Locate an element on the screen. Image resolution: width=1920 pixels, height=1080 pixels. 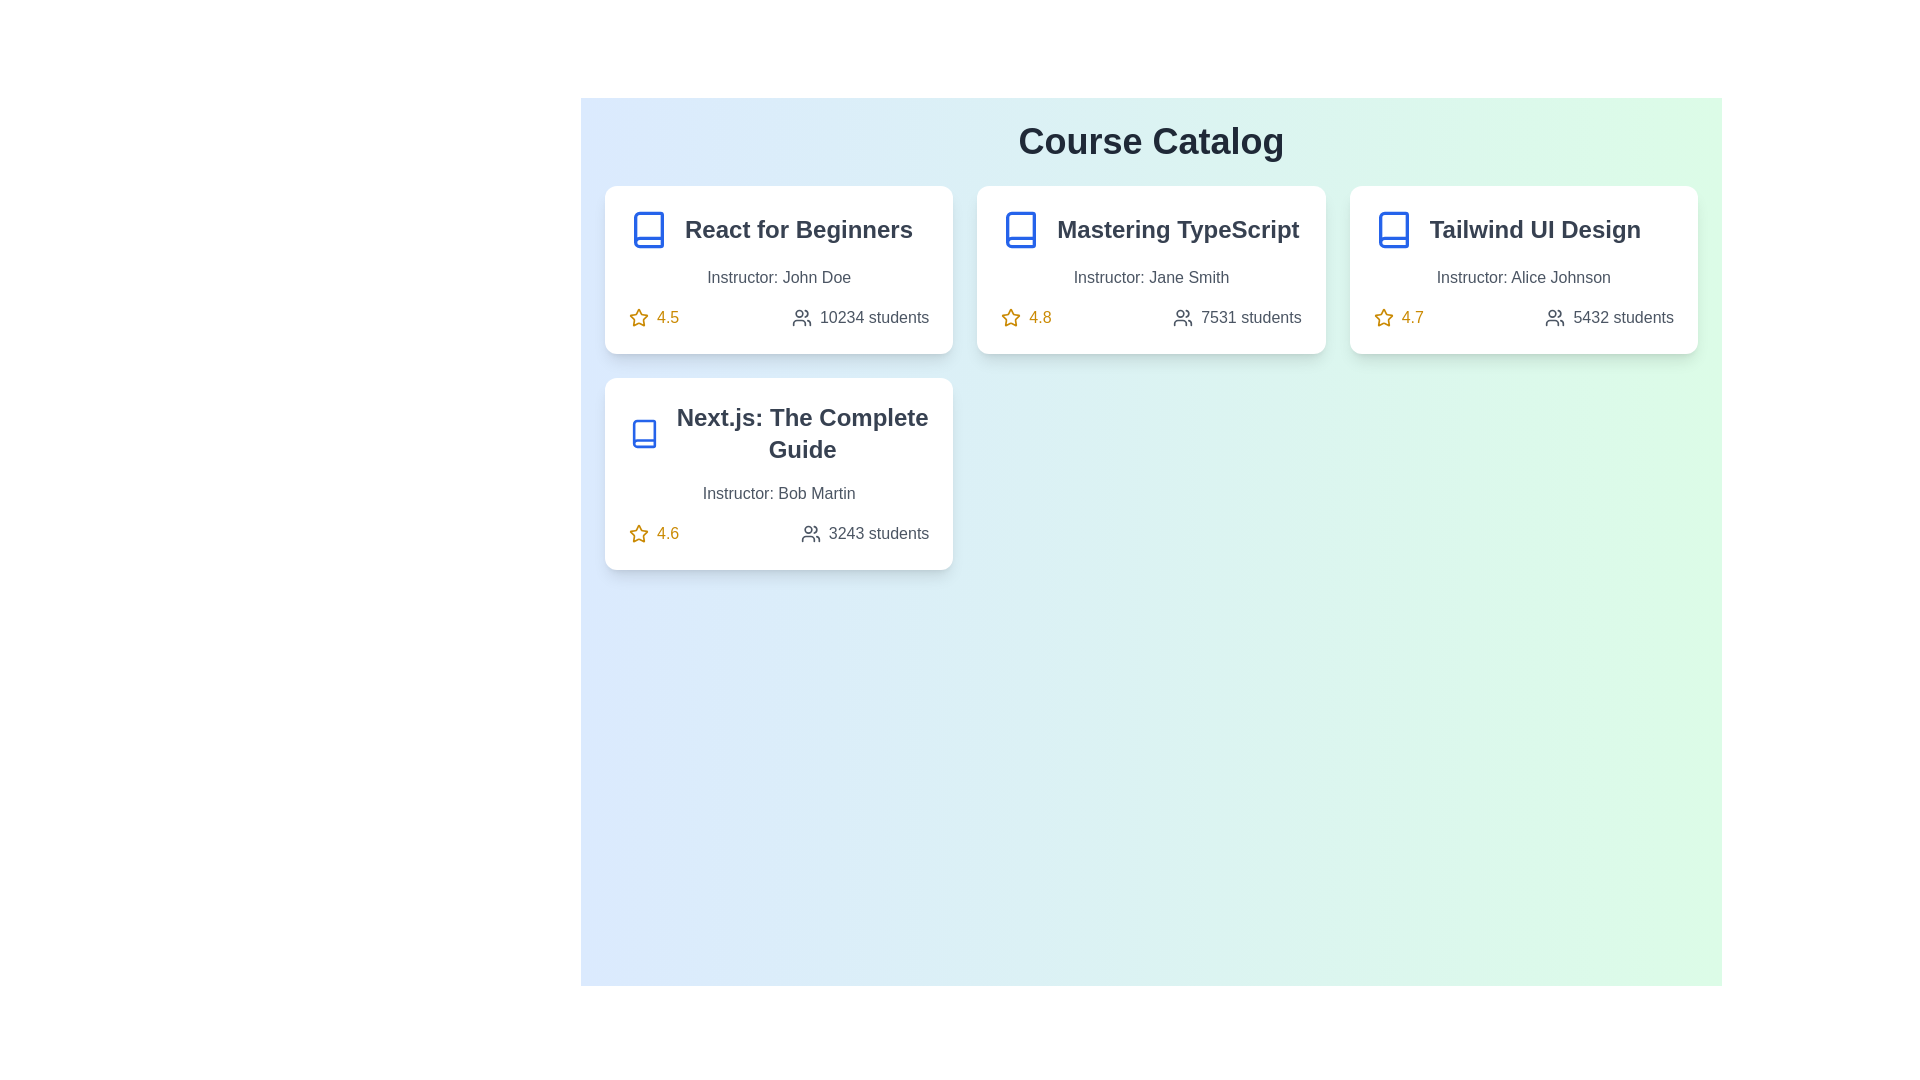
the Icon with text (Rating display) which shows the average rating of the 'Next.js: The Complete Guide' course, located under the course title and instructor's name is located at coordinates (654, 532).